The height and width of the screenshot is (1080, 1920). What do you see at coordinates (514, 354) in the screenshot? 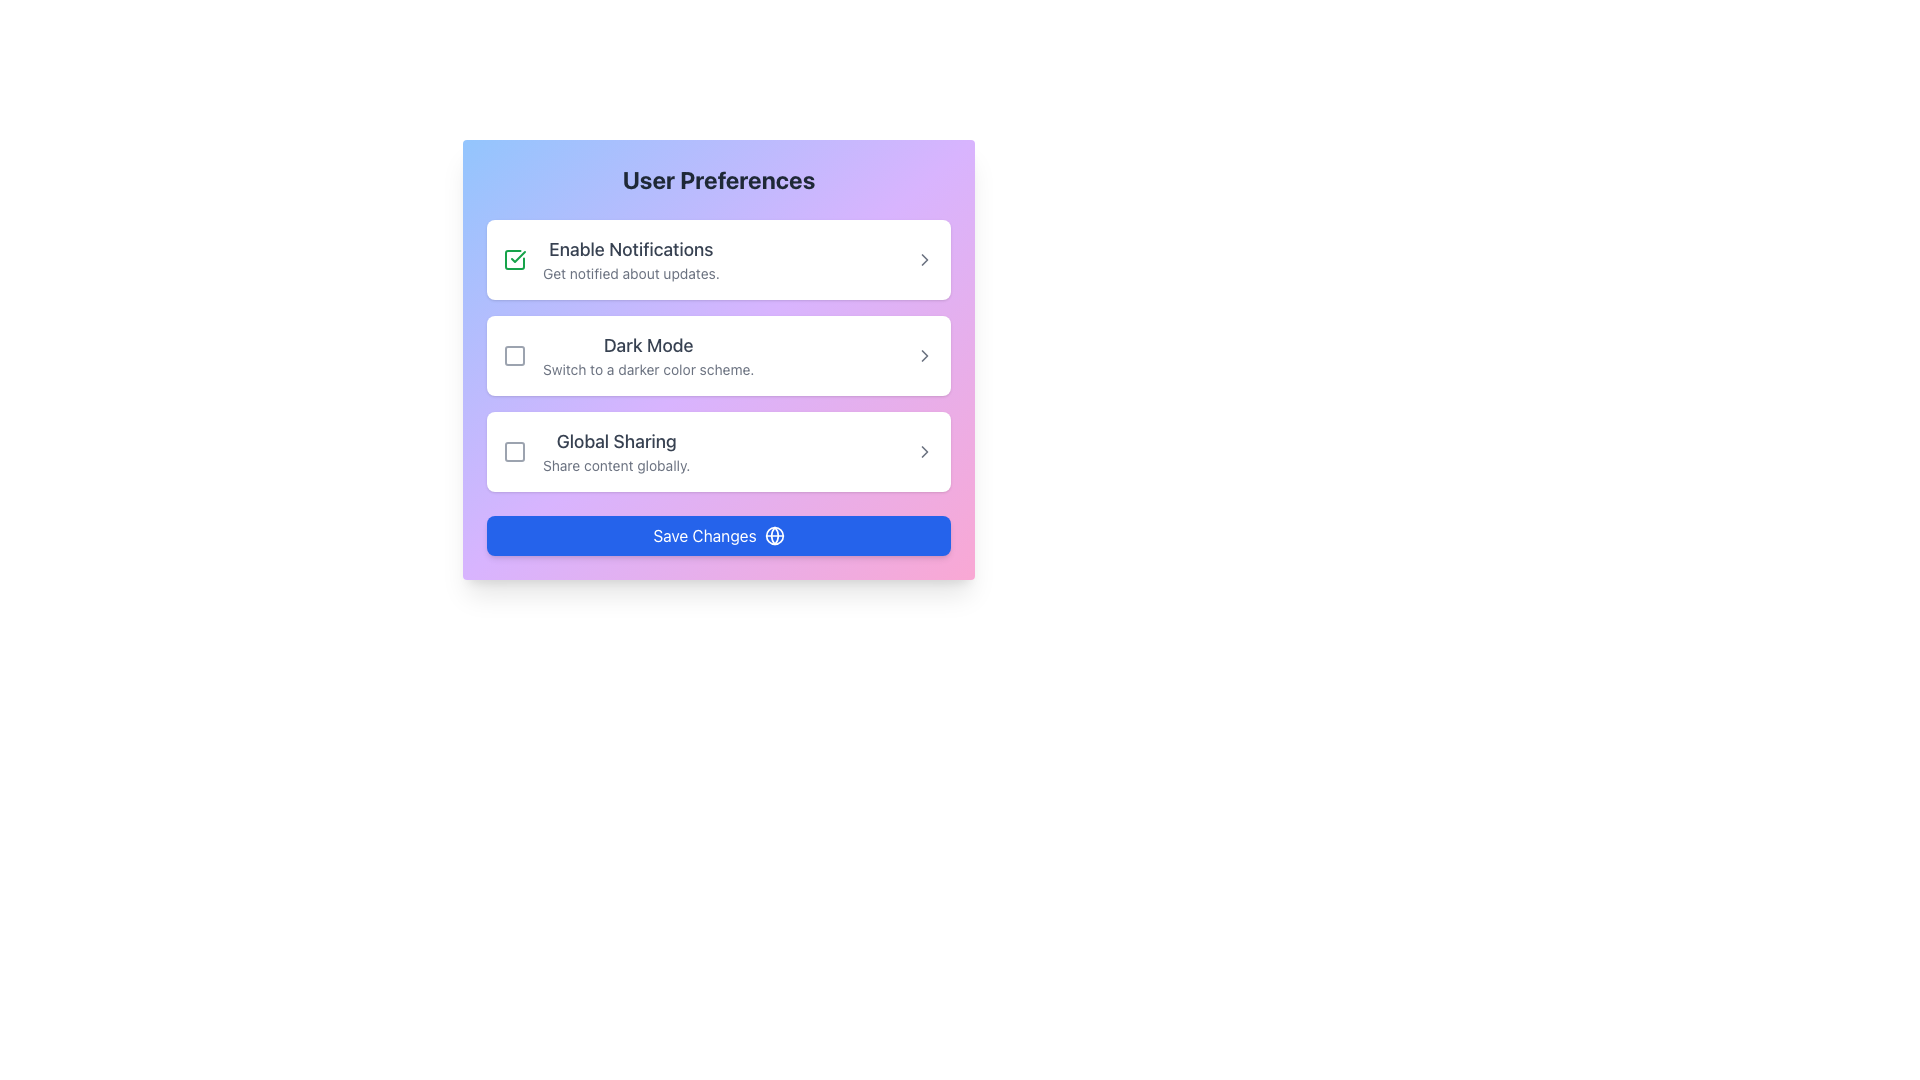
I see `the square-shaped checkbox located to the left of the 'Dark Mode' label` at bounding box center [514, 354].